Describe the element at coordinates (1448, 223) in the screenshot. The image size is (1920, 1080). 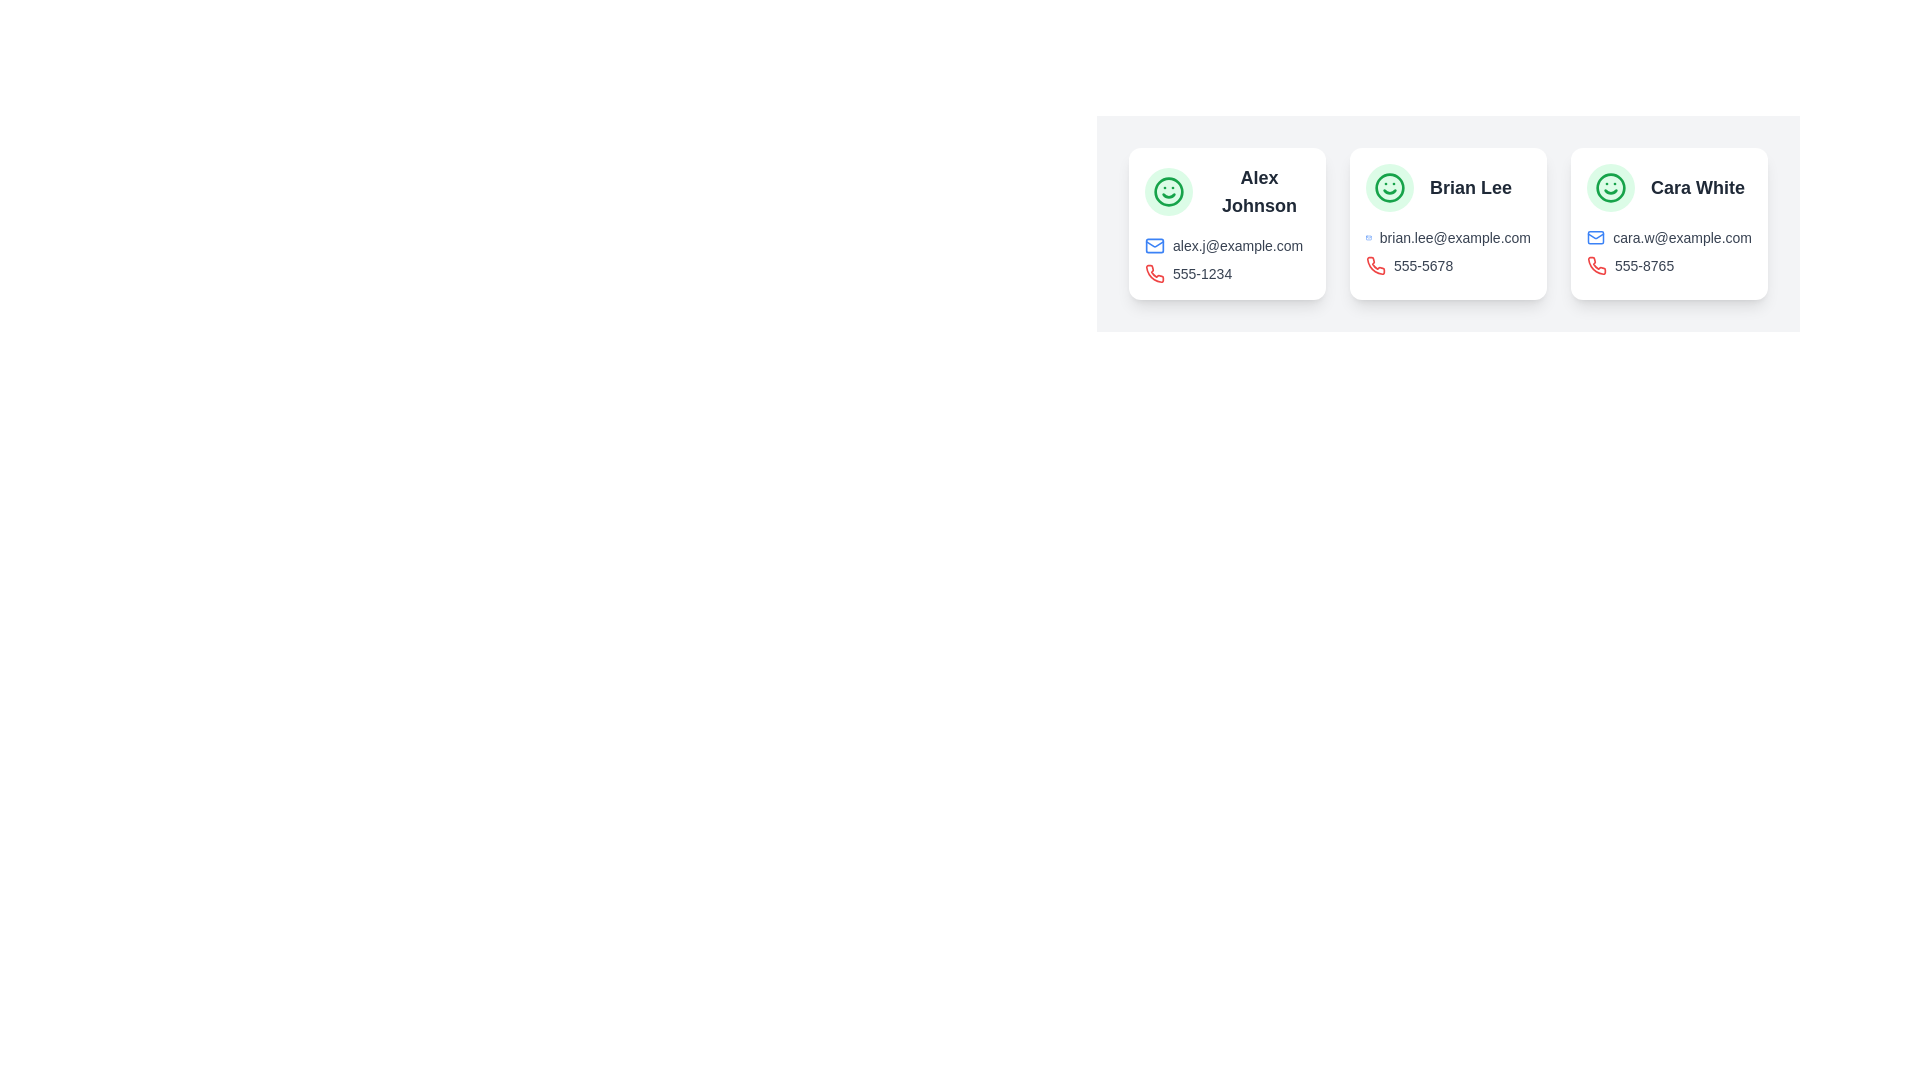
I see `the contact information card for 'Brian Lee', which is the second card in a row, positioned between the cards for 'Alex Johnson' and 'Cara White'` at that location.